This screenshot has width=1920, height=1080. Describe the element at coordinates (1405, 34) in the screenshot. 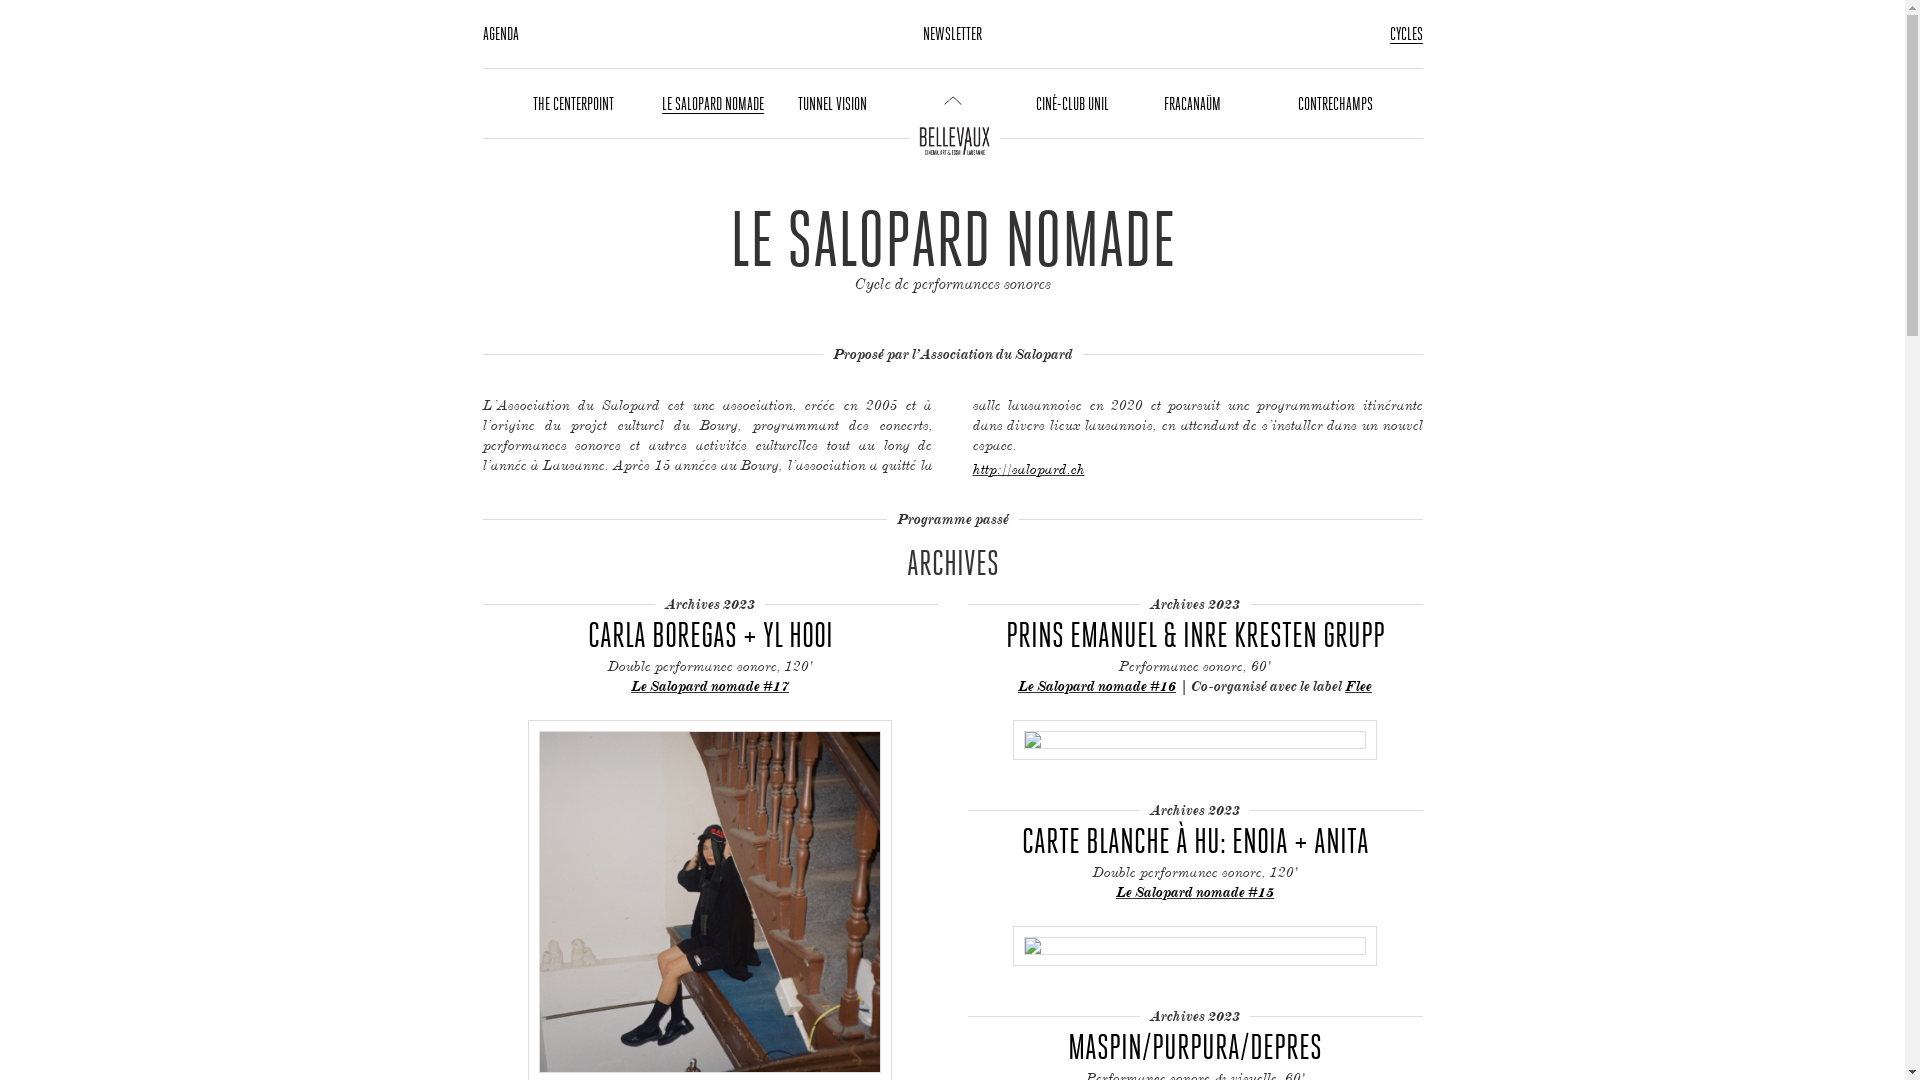

I see `'CYCLES'` at that location.